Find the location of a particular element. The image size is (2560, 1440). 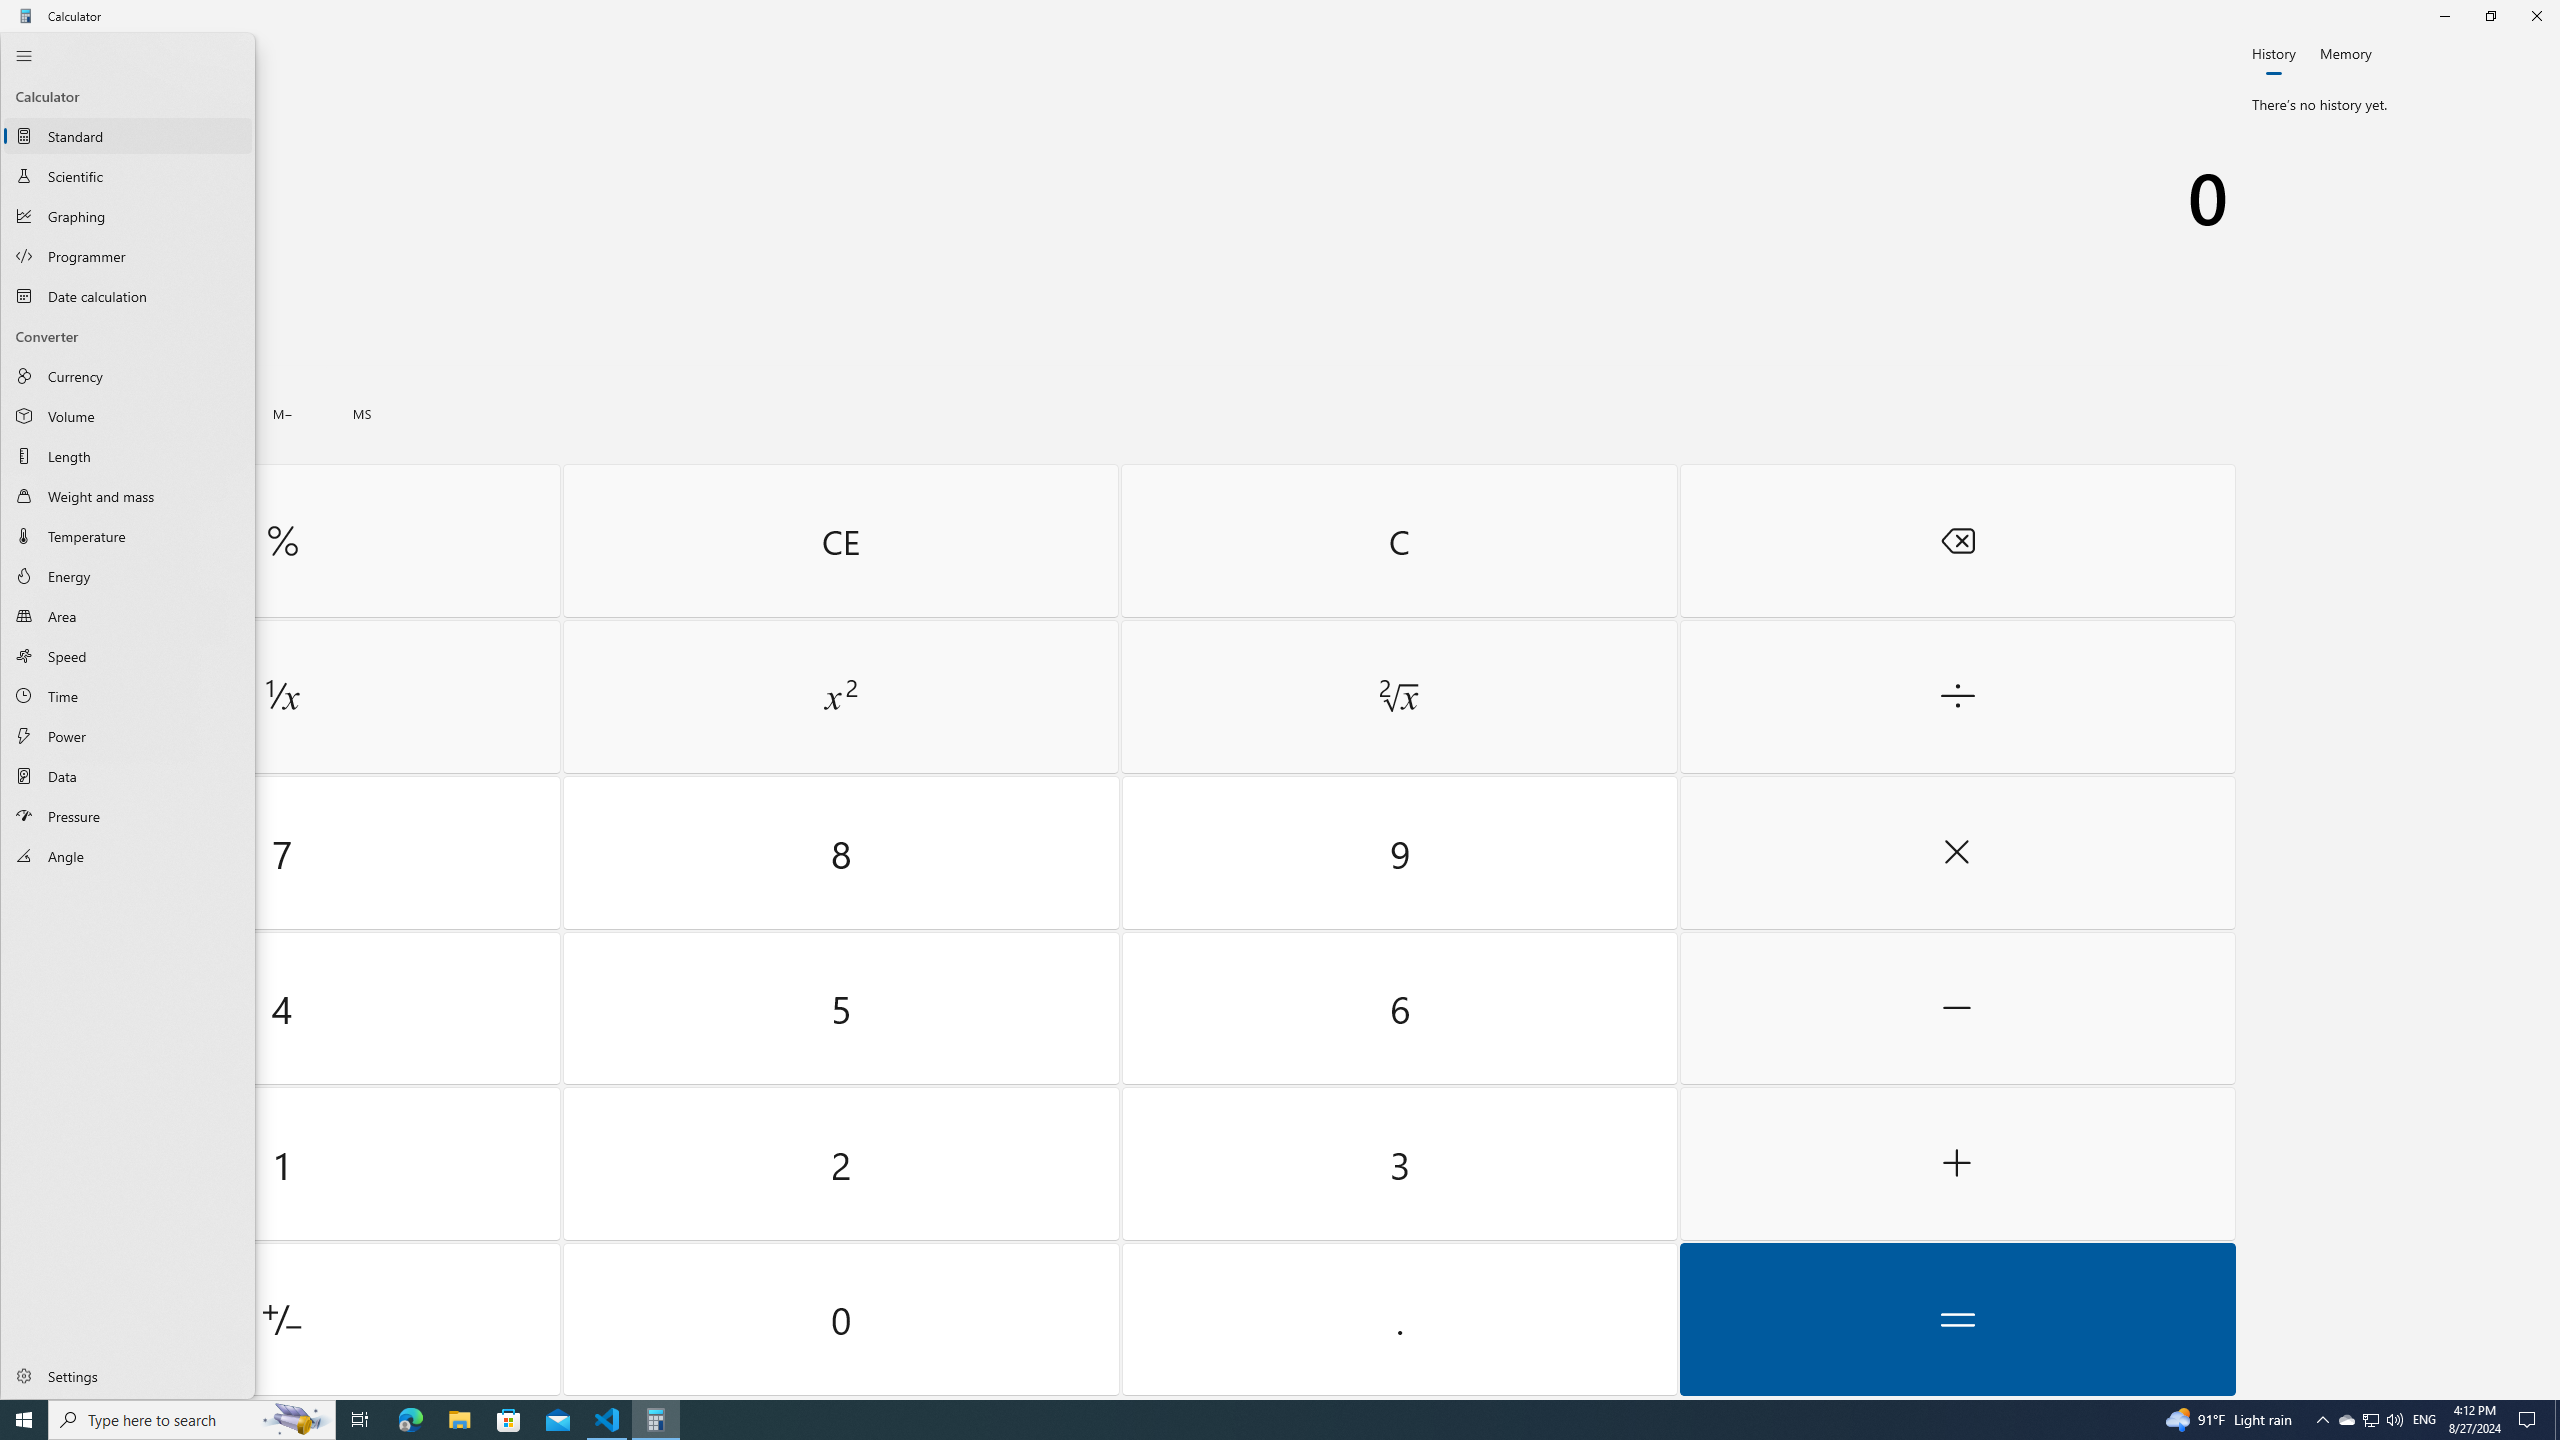

'Seven' is located at coordinates (281, 853).